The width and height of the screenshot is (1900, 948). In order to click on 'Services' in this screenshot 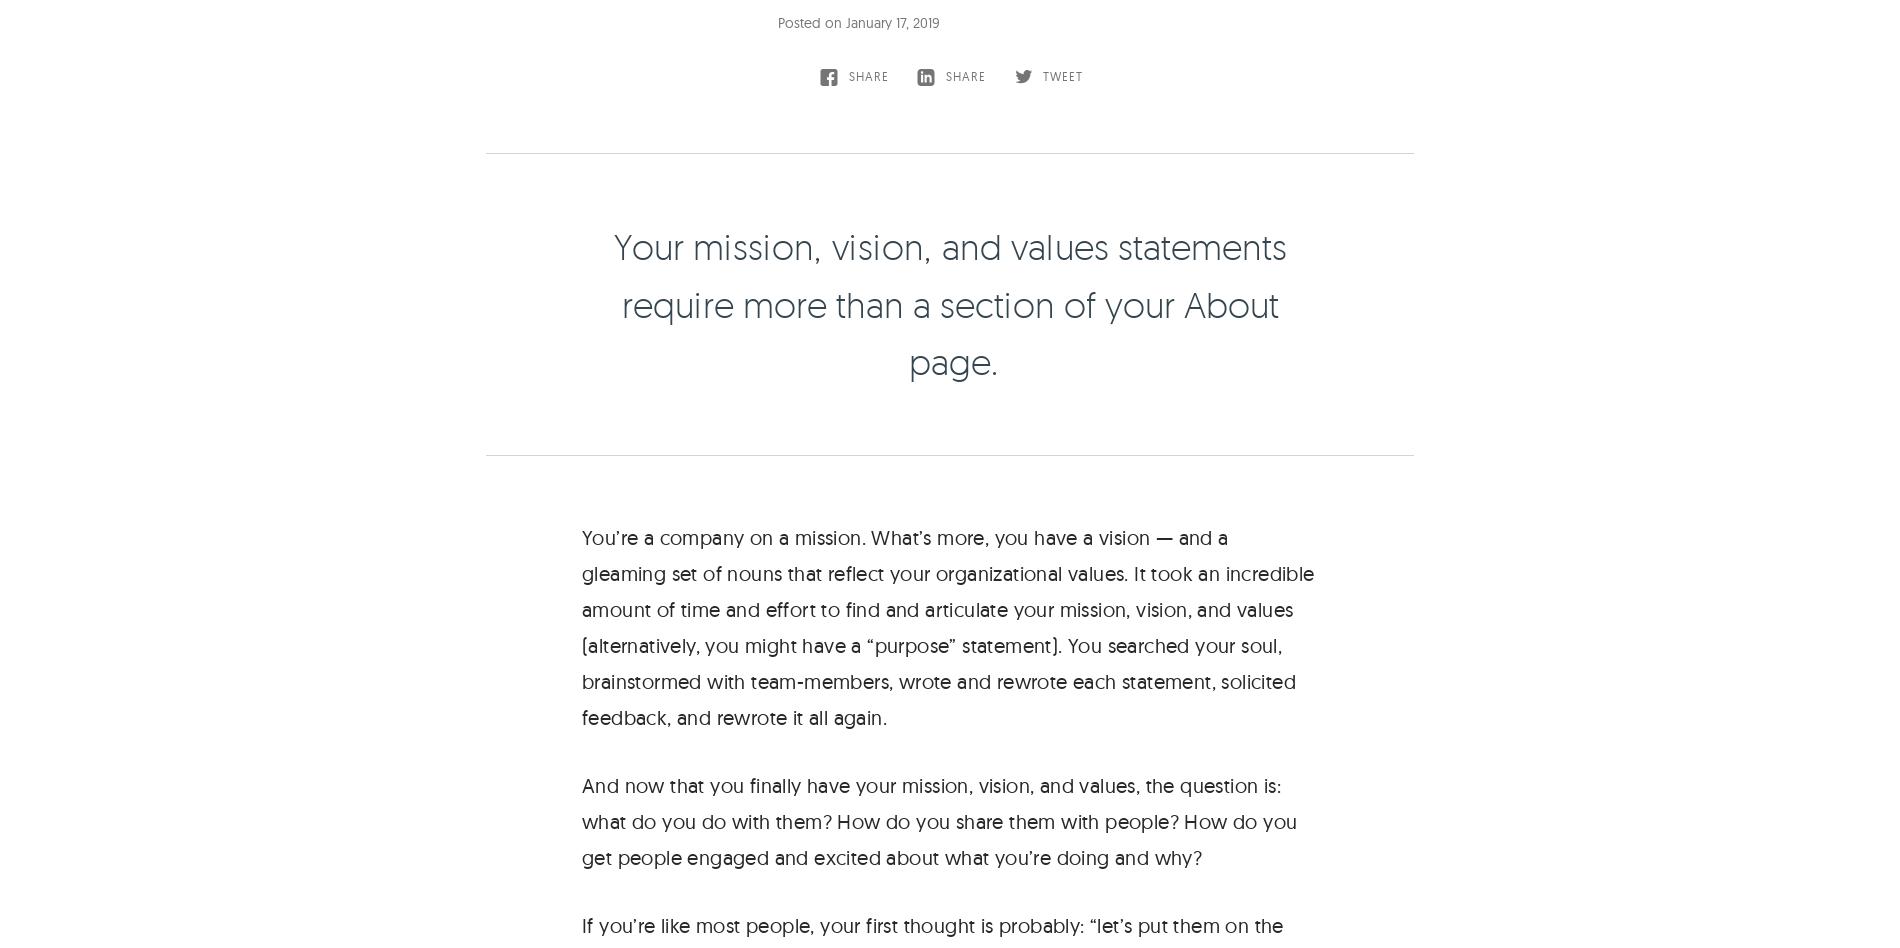, I will do `click(978, 879)`.